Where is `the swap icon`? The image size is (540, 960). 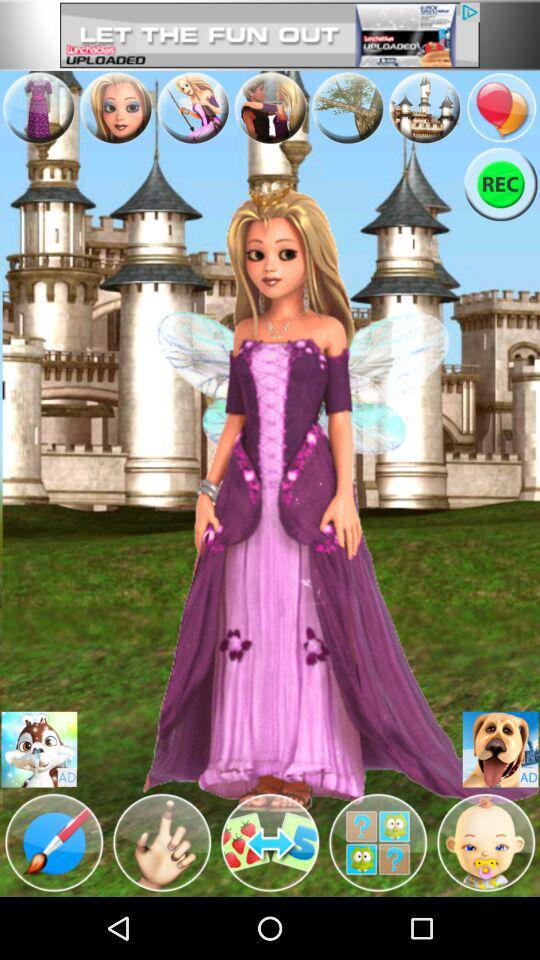
the swap icon is located at coordinates (270, 902).